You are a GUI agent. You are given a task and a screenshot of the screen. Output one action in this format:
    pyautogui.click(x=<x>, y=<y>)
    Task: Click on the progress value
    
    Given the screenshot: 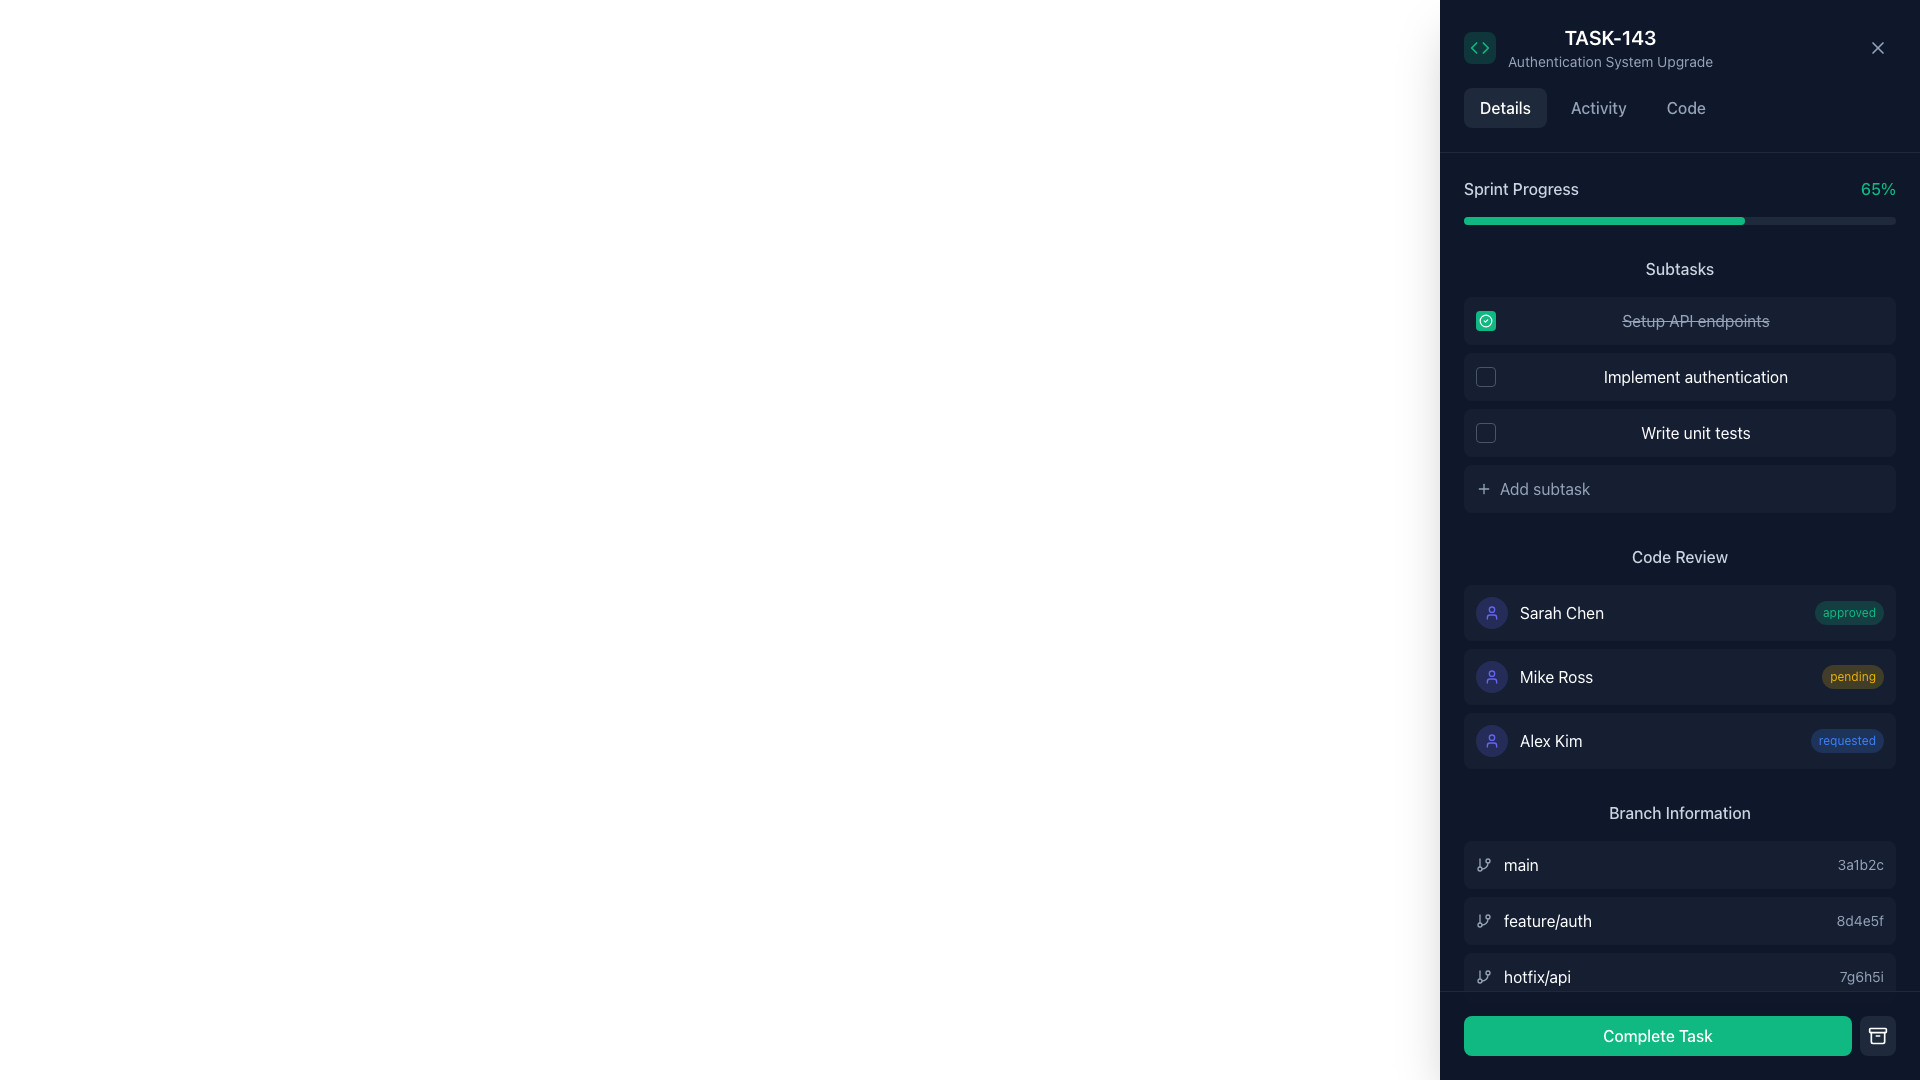 What is the action you would take?
    pyautogui.click(x=1566, y=220)
    